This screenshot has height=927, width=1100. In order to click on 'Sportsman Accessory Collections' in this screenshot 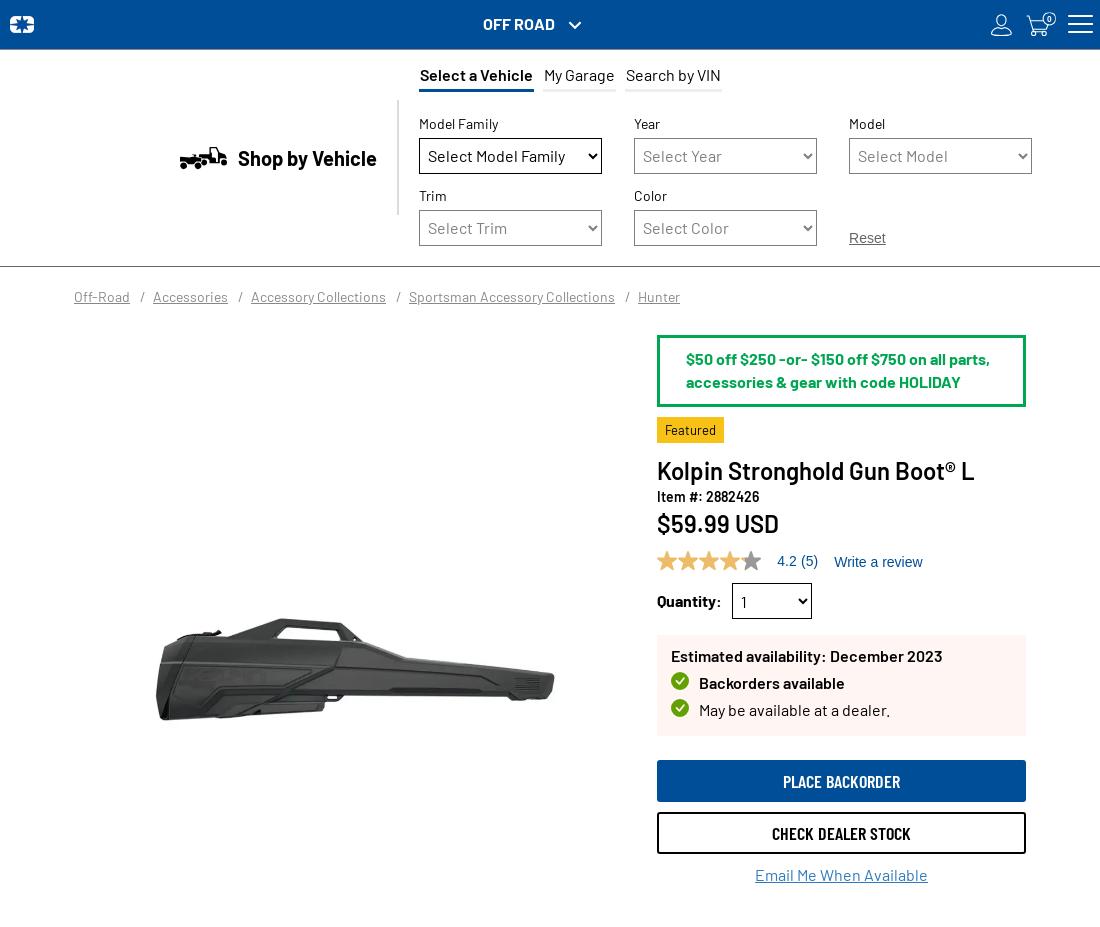, I will do `click(512, 295)`.